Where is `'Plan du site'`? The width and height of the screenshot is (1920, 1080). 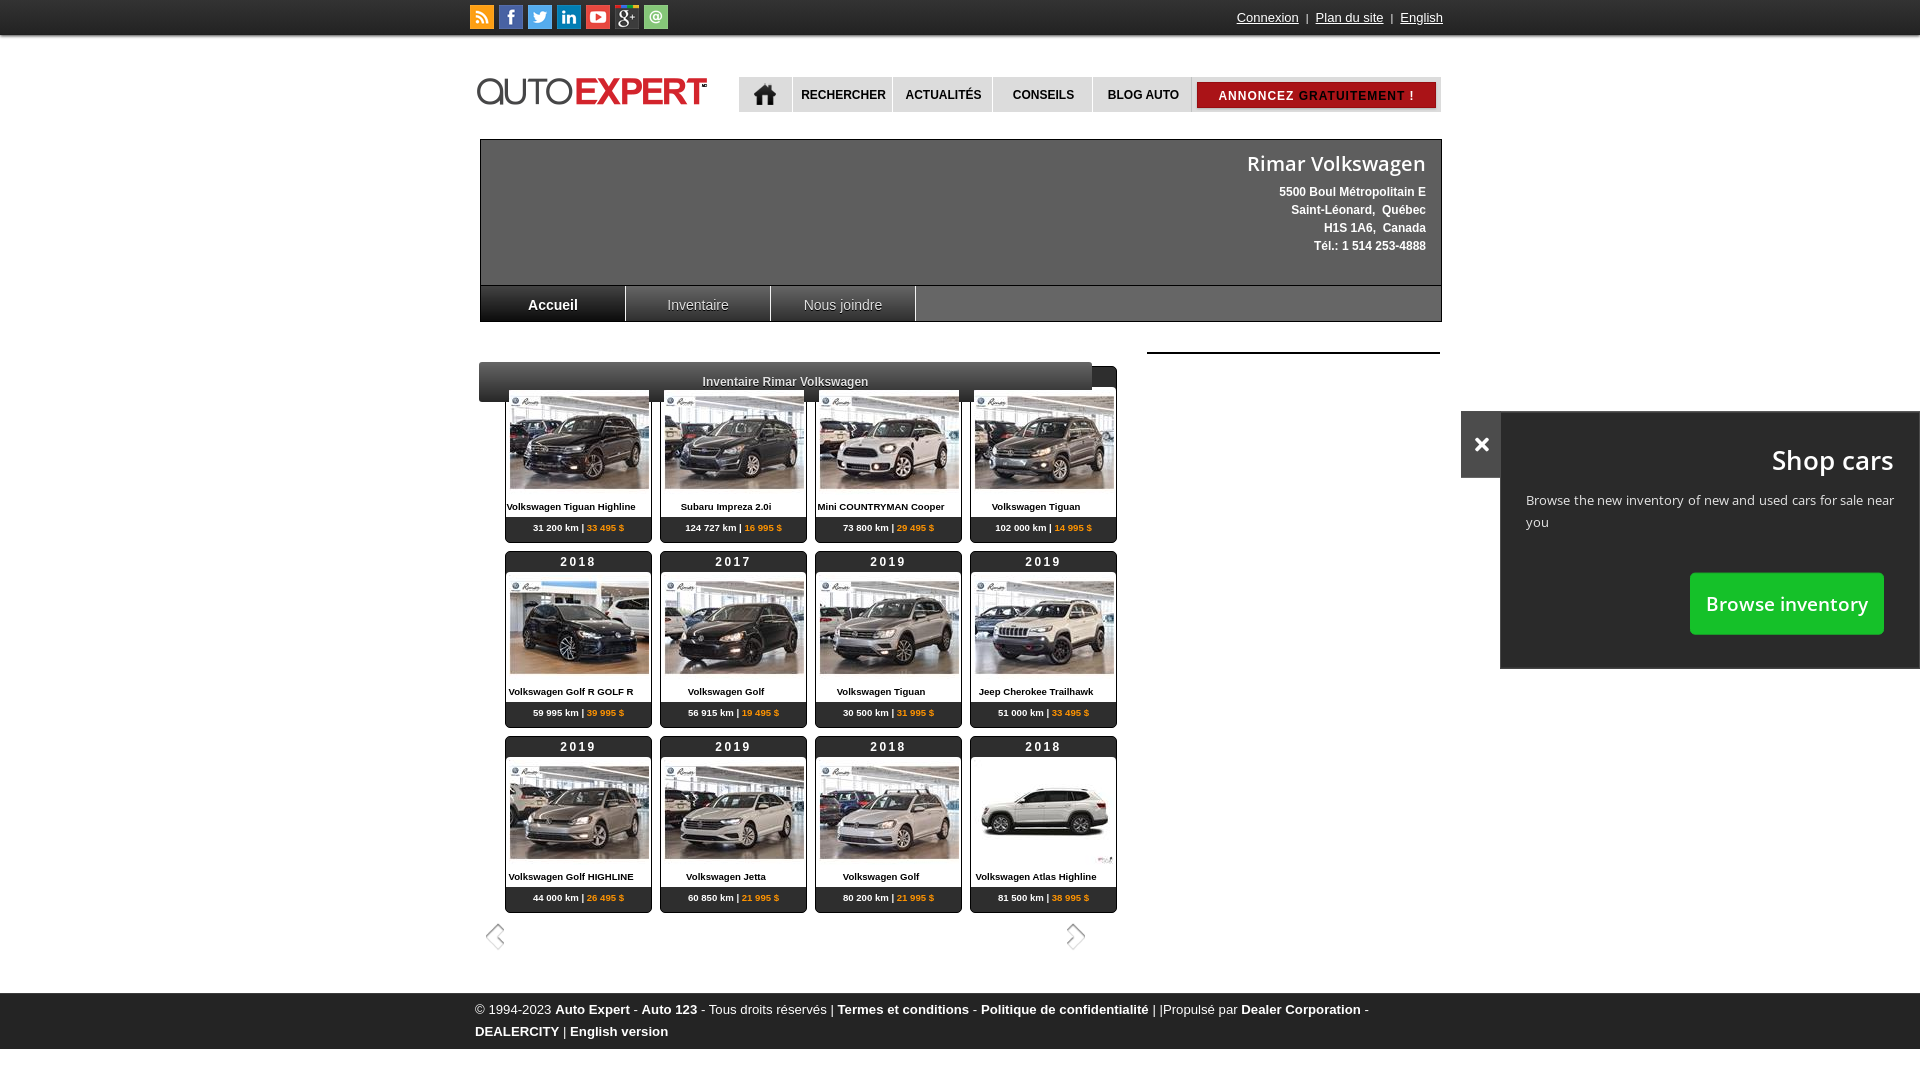
'Plan du site' is located at coordinates (1349, 17).